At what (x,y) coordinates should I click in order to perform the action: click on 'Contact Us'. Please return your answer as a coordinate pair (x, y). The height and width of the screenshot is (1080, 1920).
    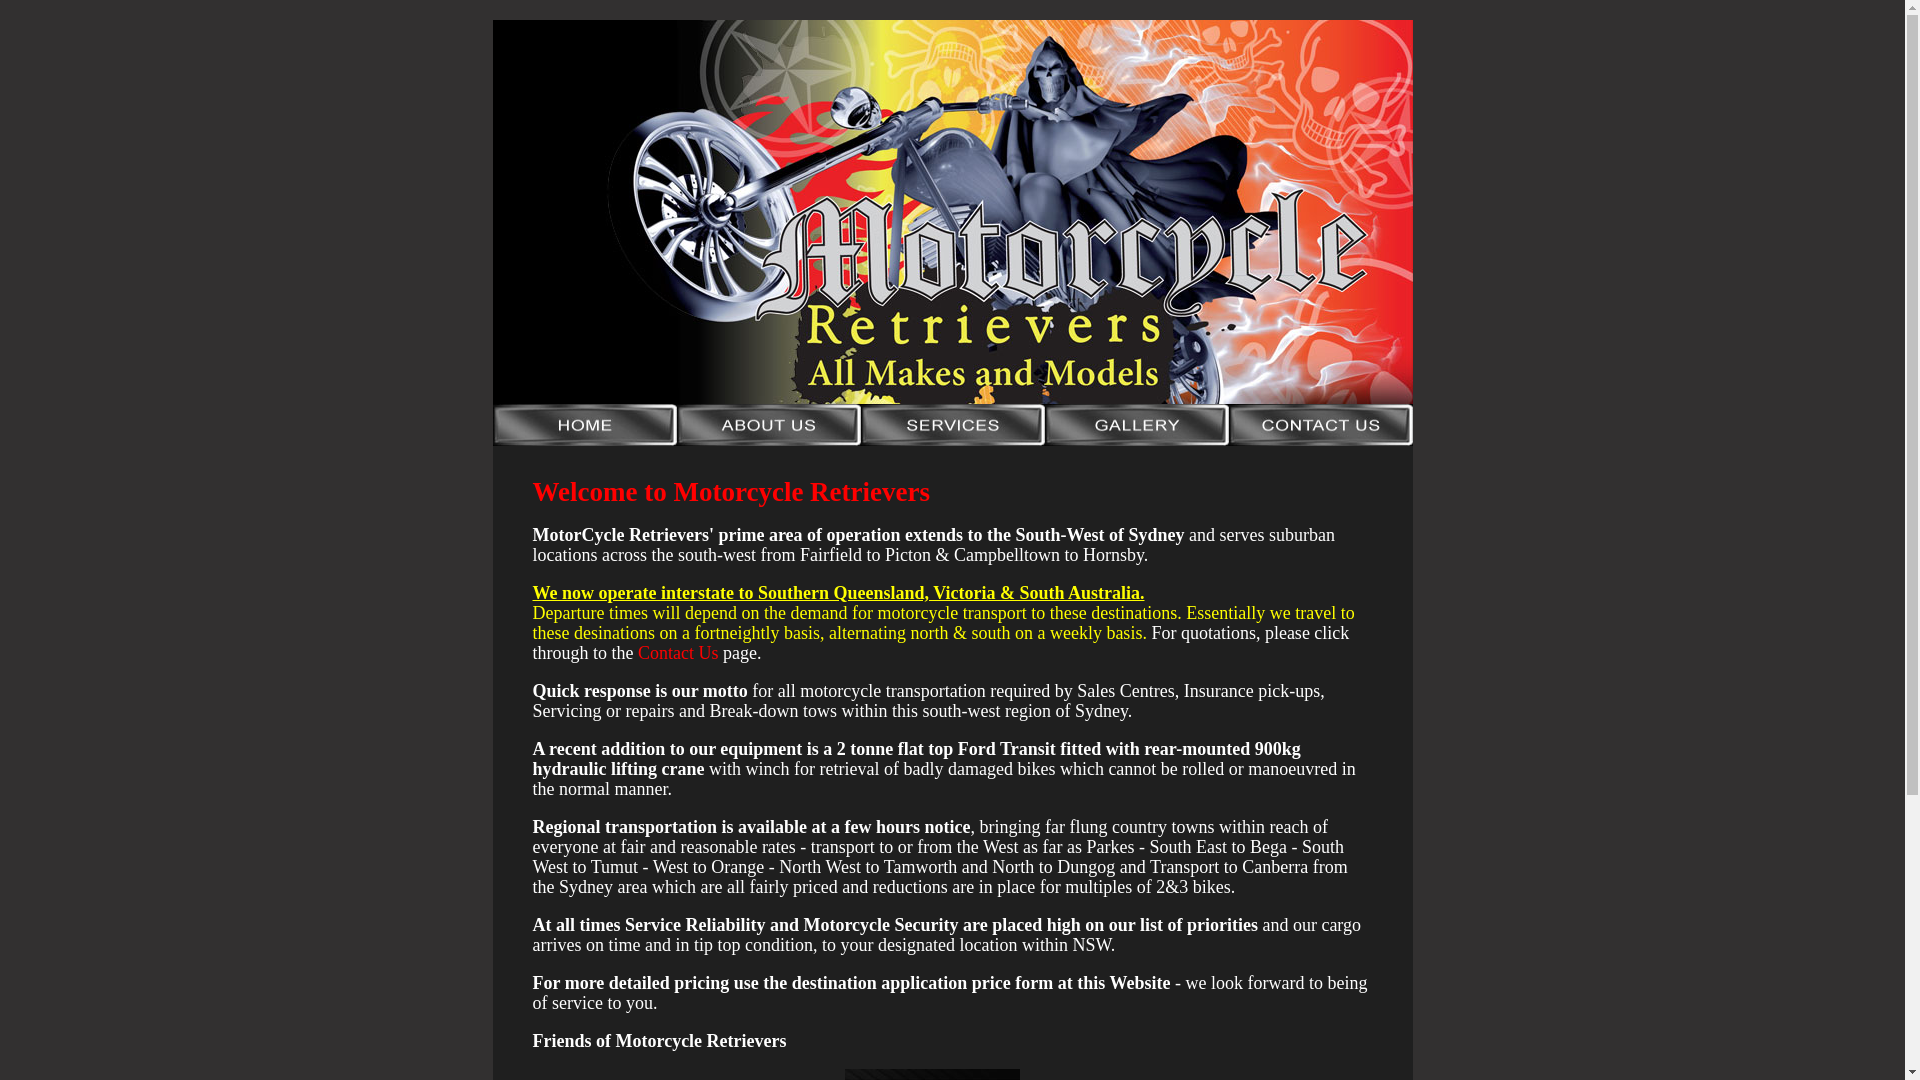
    Looking at the image, I should click on (637, 652).